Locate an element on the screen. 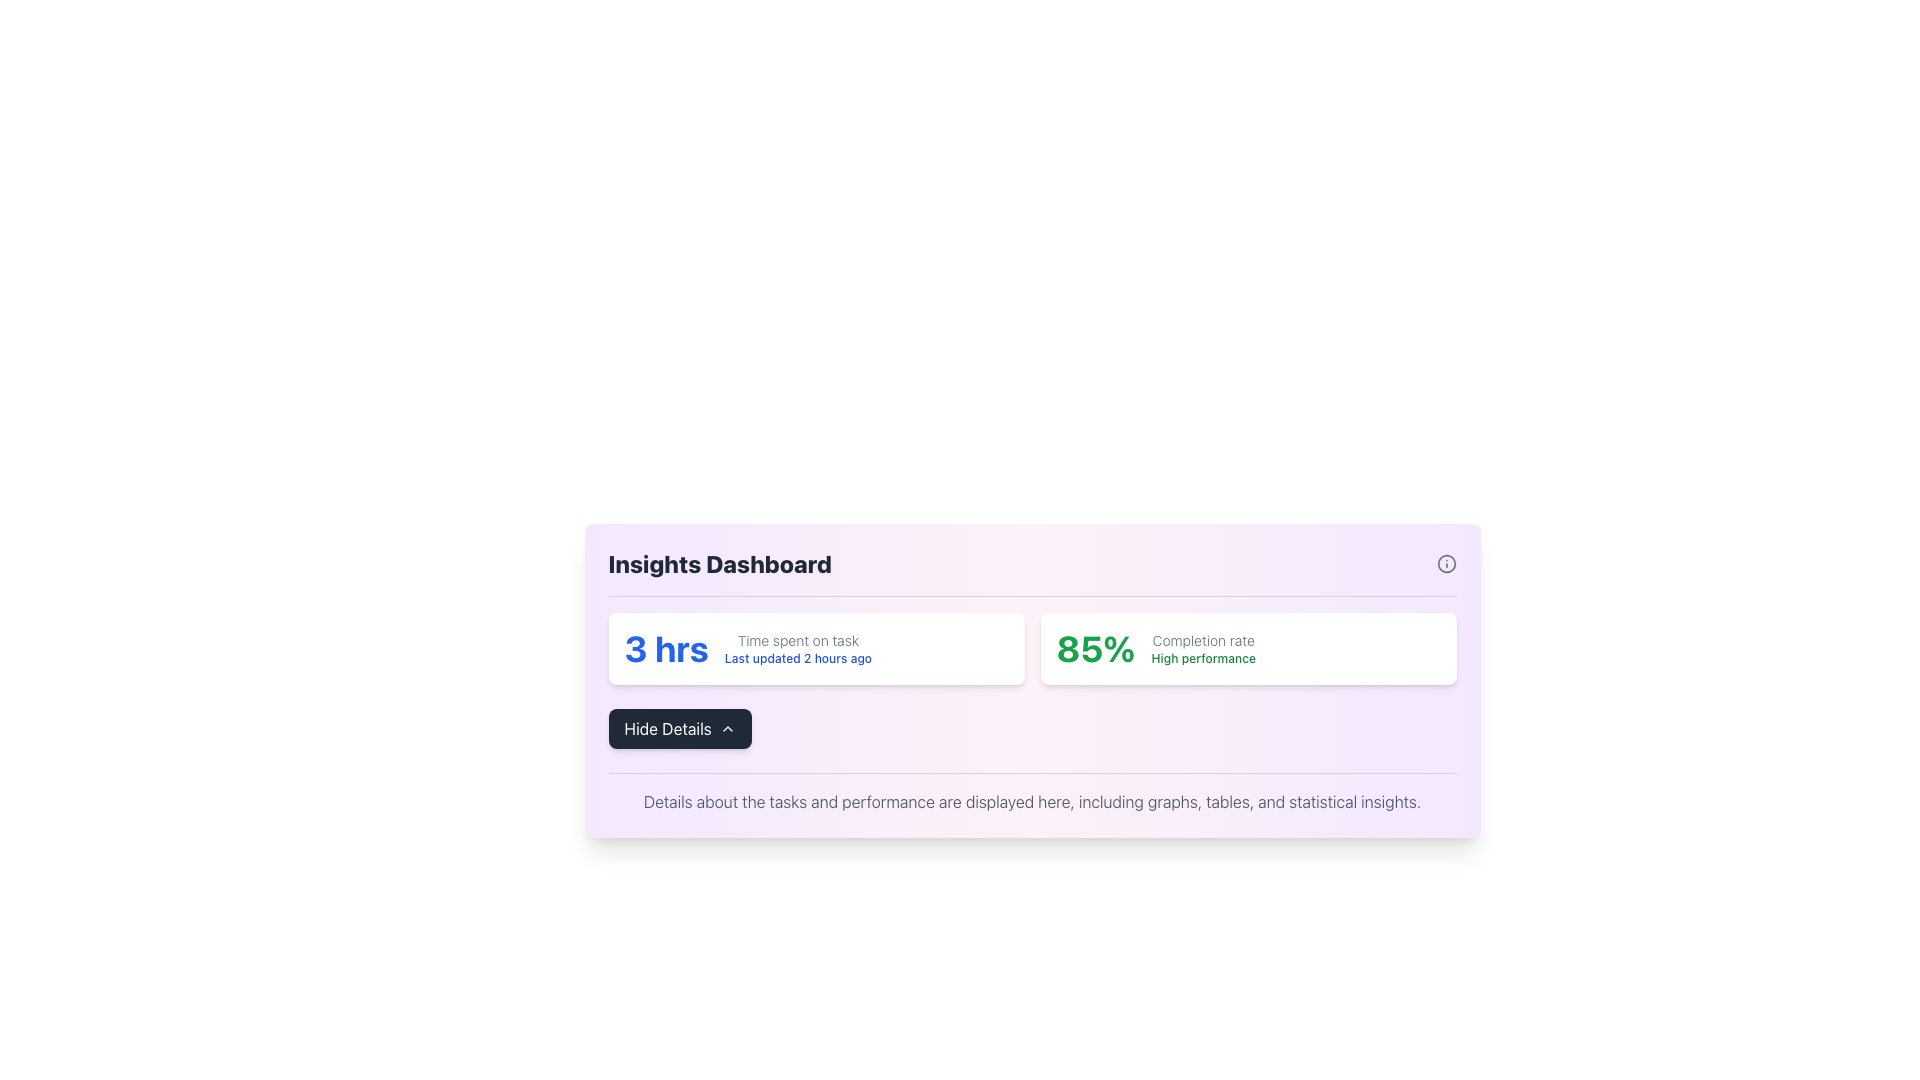  the light gray text element that displays information about tasks and performance metrics, located at the bottom of the metrics section is located at coordinates (1032, 801).